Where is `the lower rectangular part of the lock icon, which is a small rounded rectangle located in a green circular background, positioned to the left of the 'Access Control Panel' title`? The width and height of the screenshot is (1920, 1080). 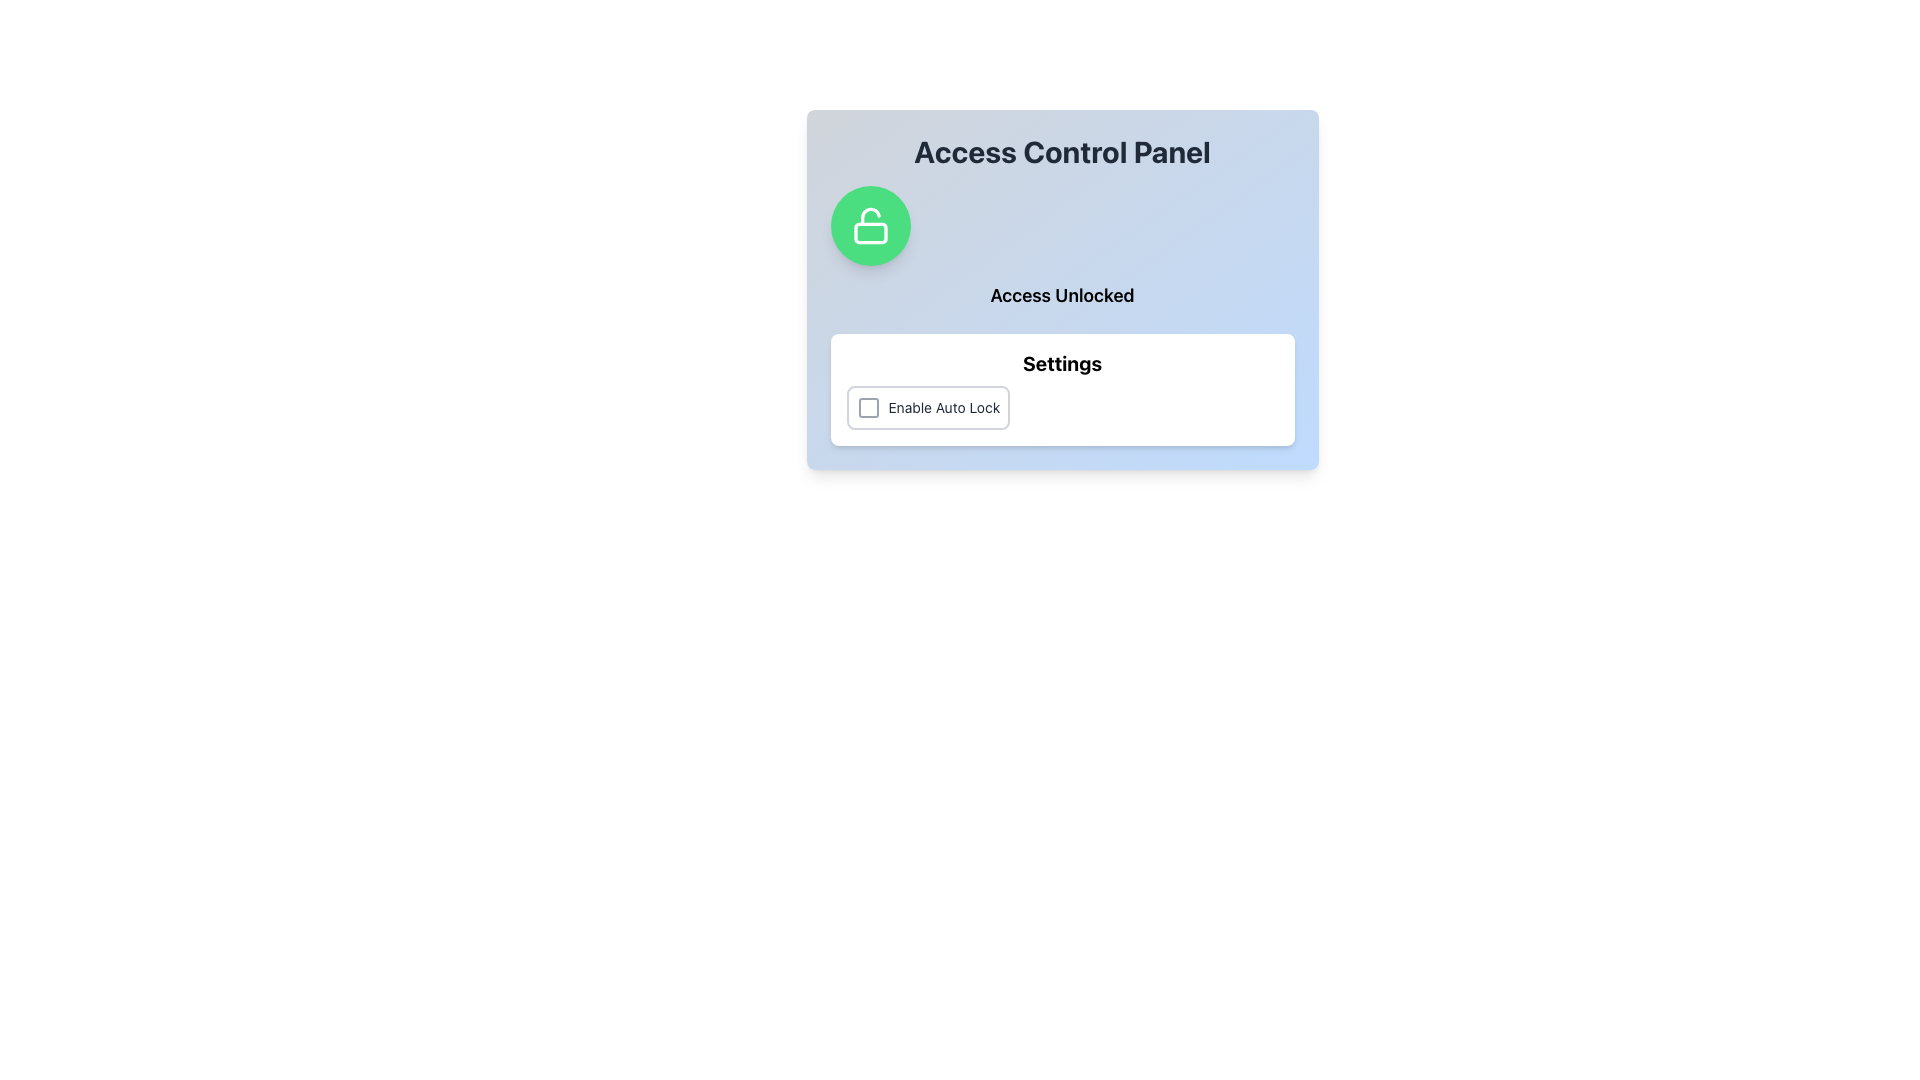
the lower rectangular part of the lock icon, which is a small rounded rectangle located in a green circular background, positioned to the left of the 'Access Control Panel' title is located at coordinates (870, 232).